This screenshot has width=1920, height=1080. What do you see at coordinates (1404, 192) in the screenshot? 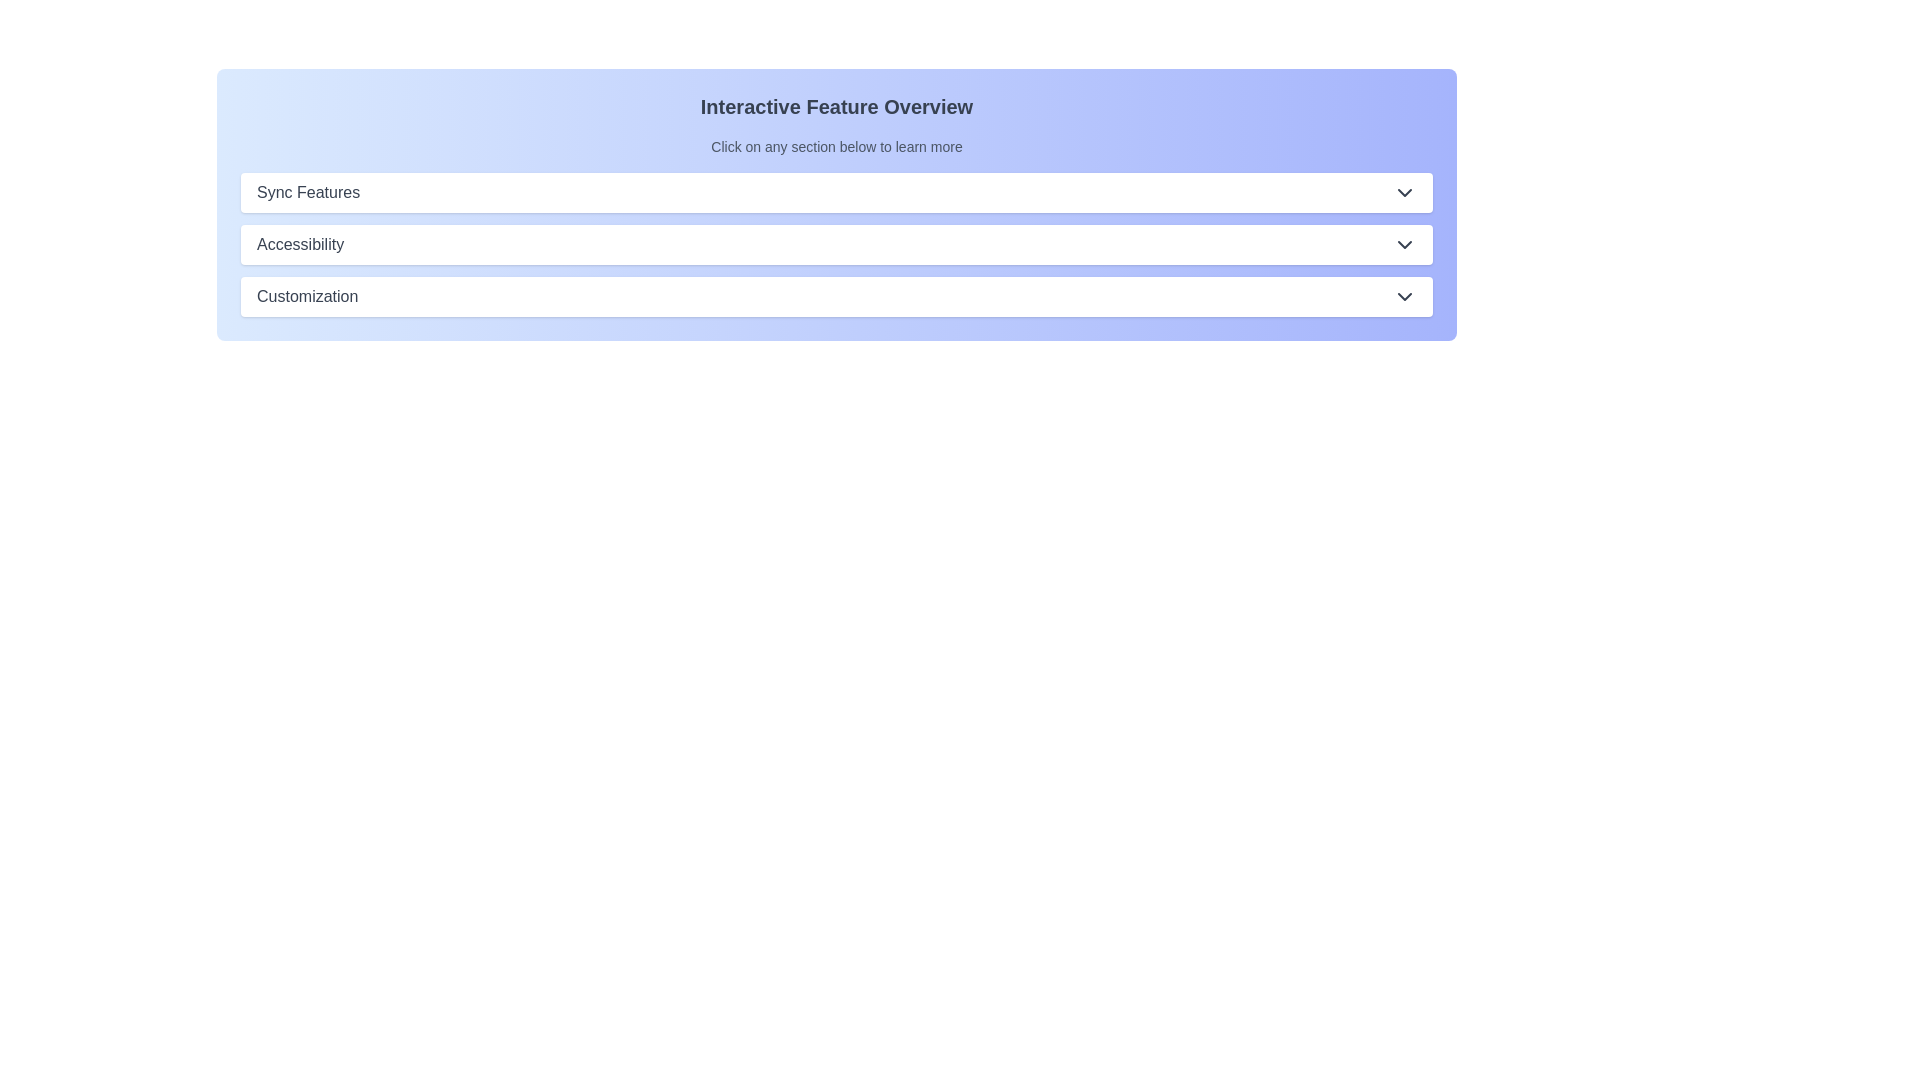
I see `the small downward-pointing chevron icon located on the far right side of the 'Sync Features' section header` at bounding box center [1404, 192].